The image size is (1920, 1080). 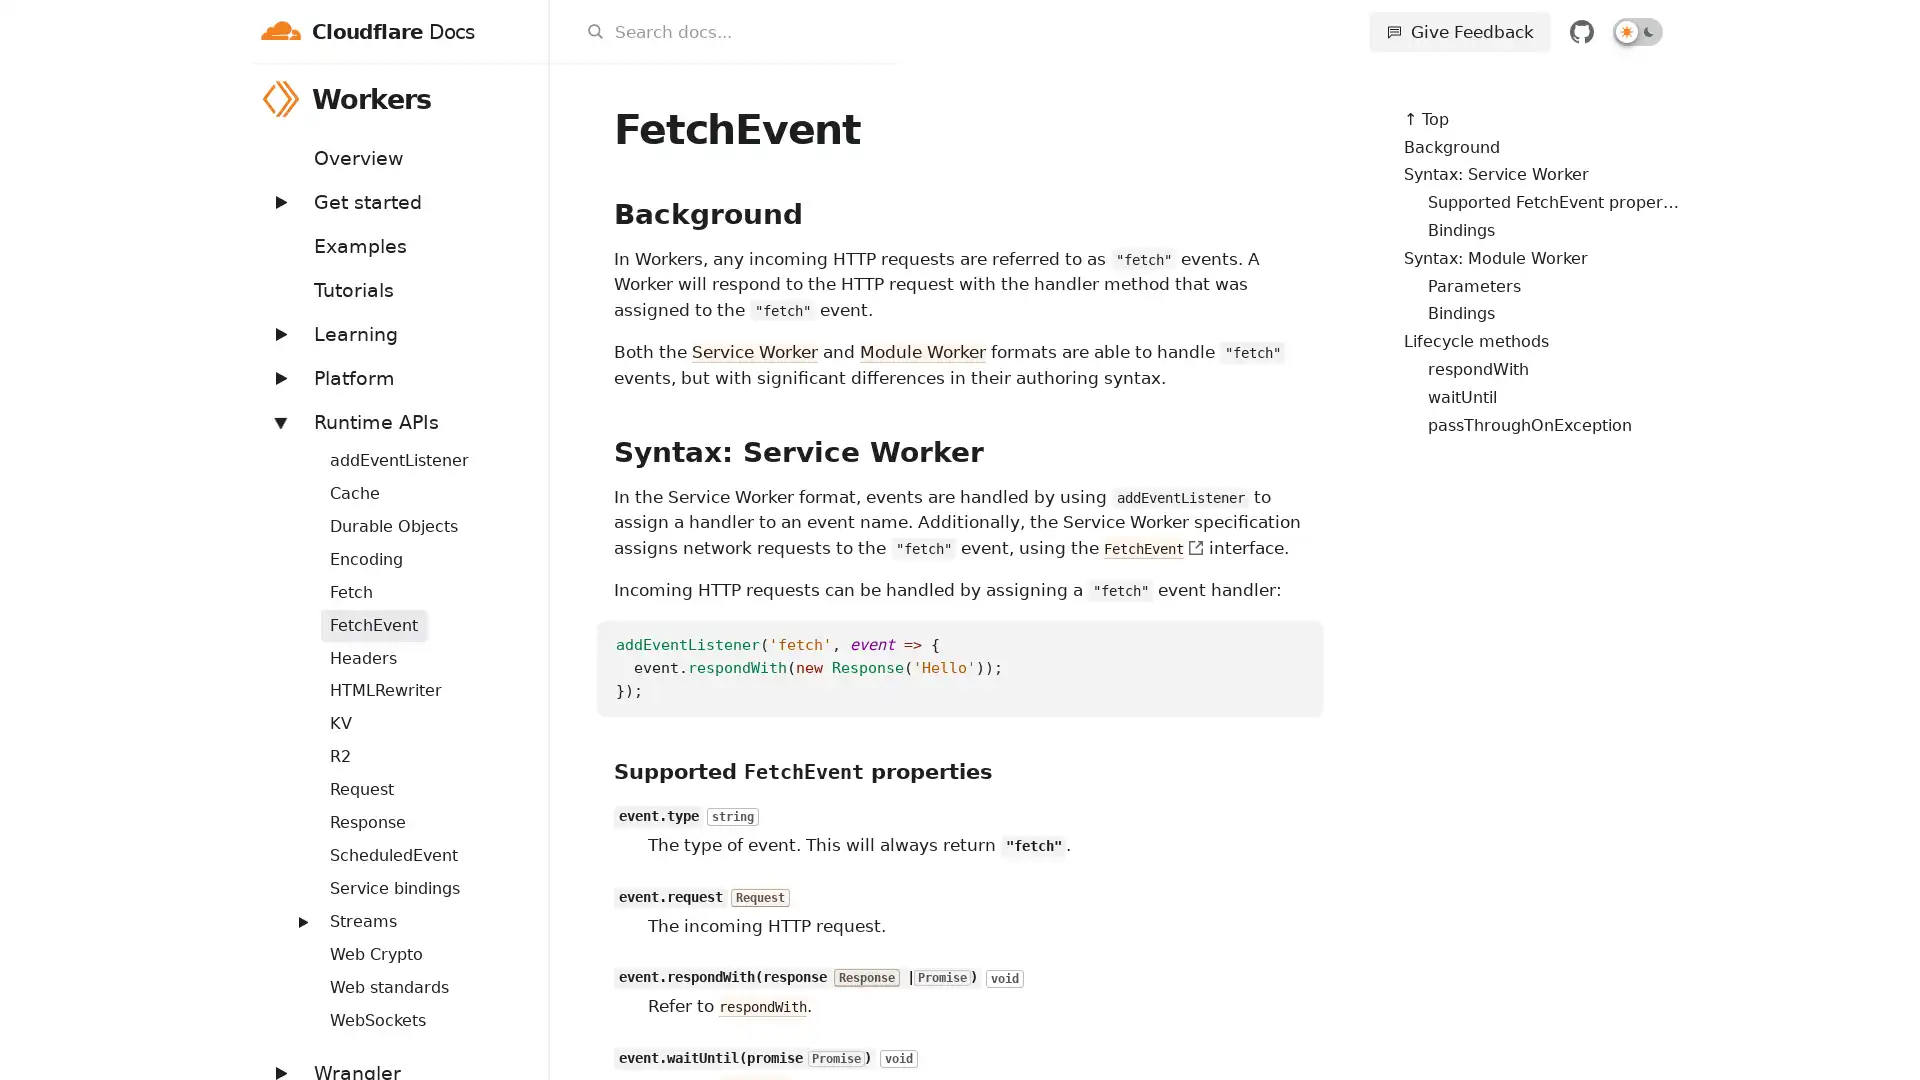 What do you see at coordinates (278, 201) in the screenshot?
I see `Expand: Get started` at bounding box center [278, 201].